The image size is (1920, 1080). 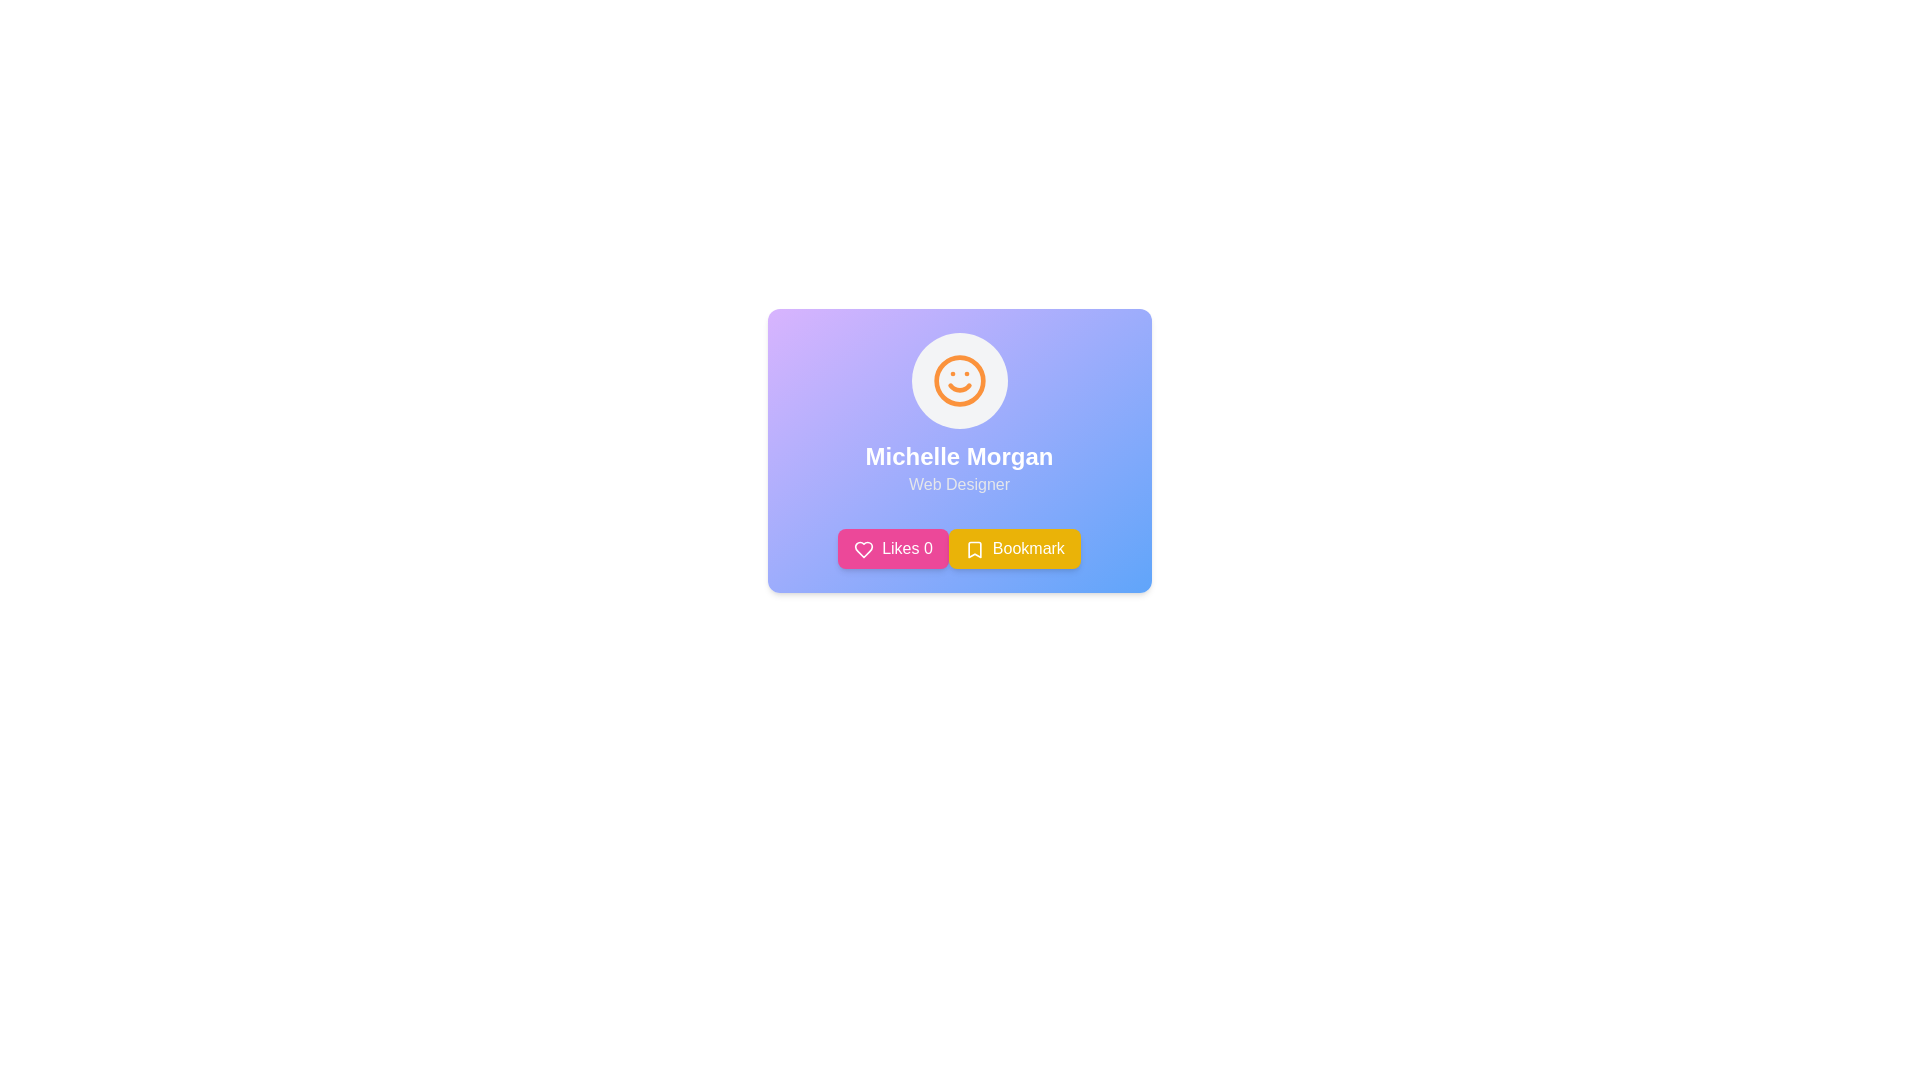 What do you see at coordinates (958, 381) in the screenshot?
I see `the graphic or decorative image holder that serves as a visual identifier for 'Michelle Morgan', positioned centrally above the text` at bounding box center [958, 381].